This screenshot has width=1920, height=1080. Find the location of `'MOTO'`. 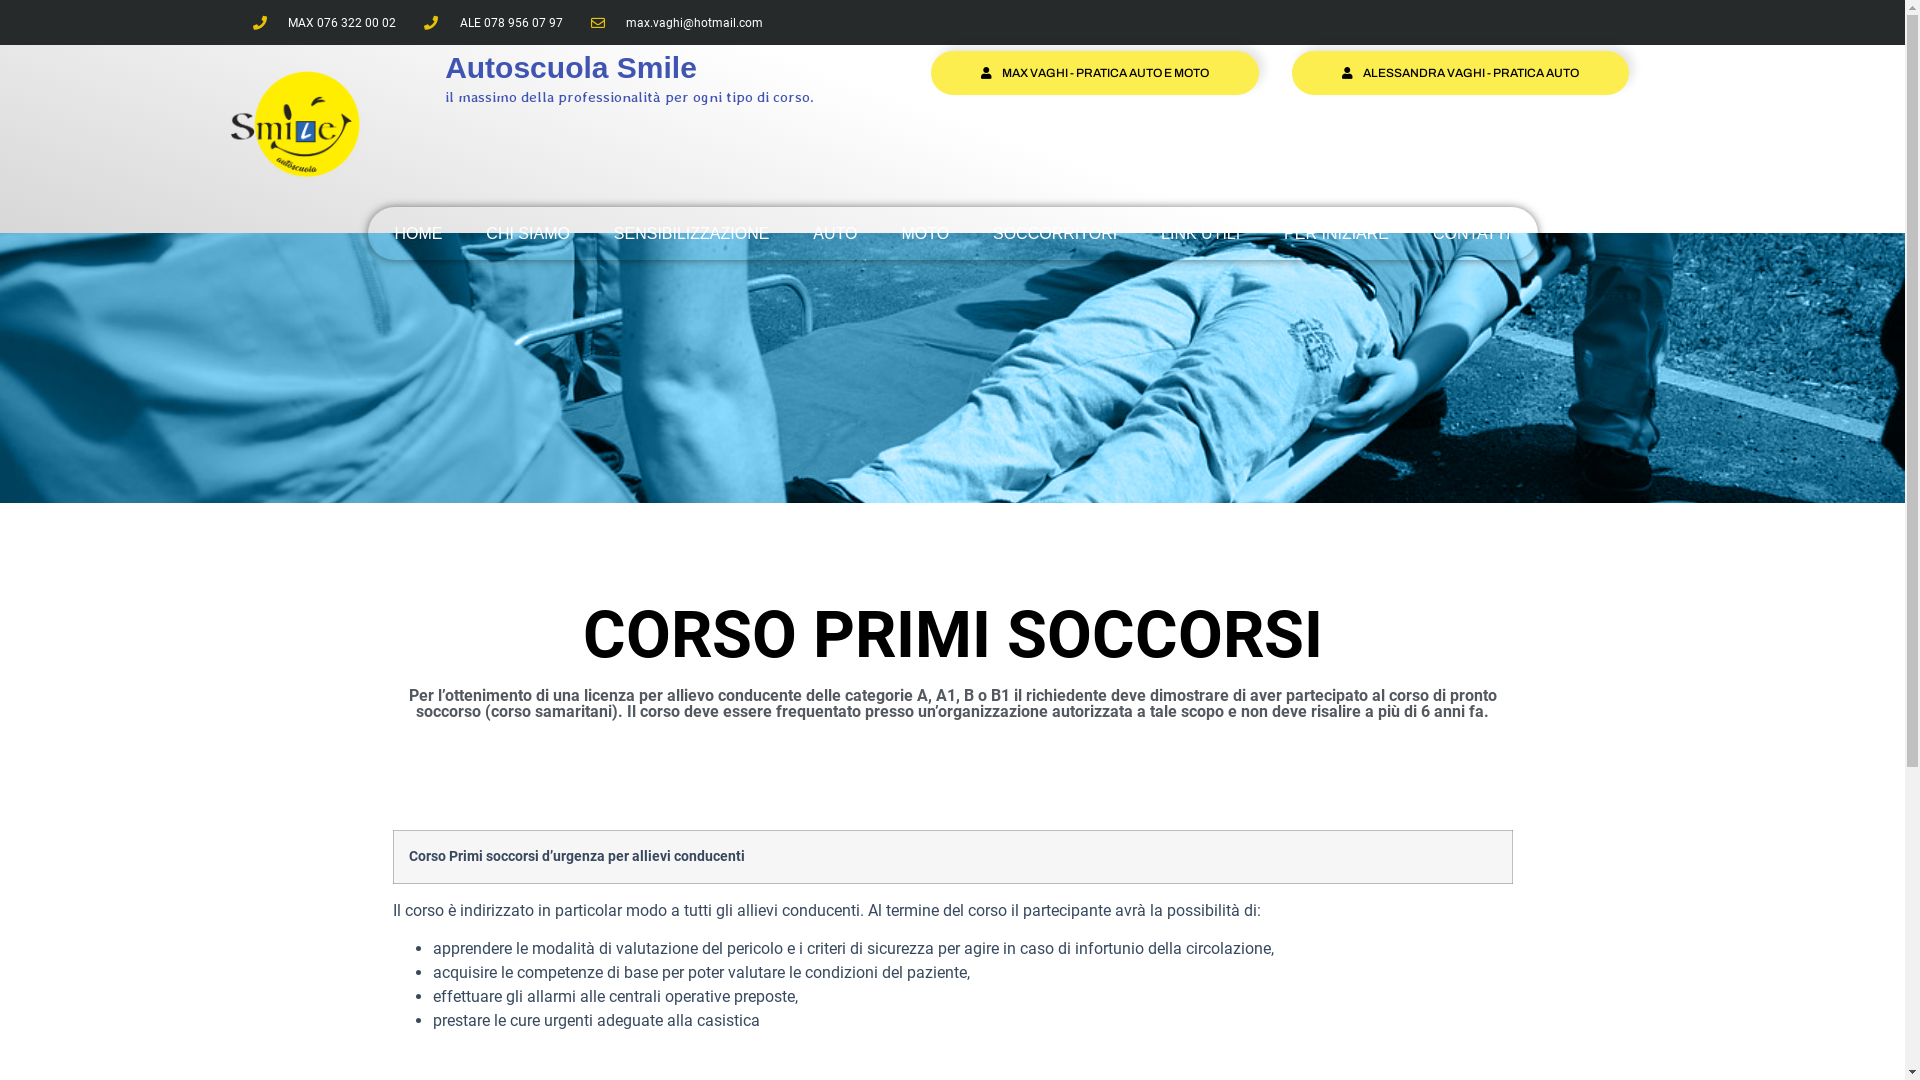

'MOTO' is located at coordinates (924, 233).